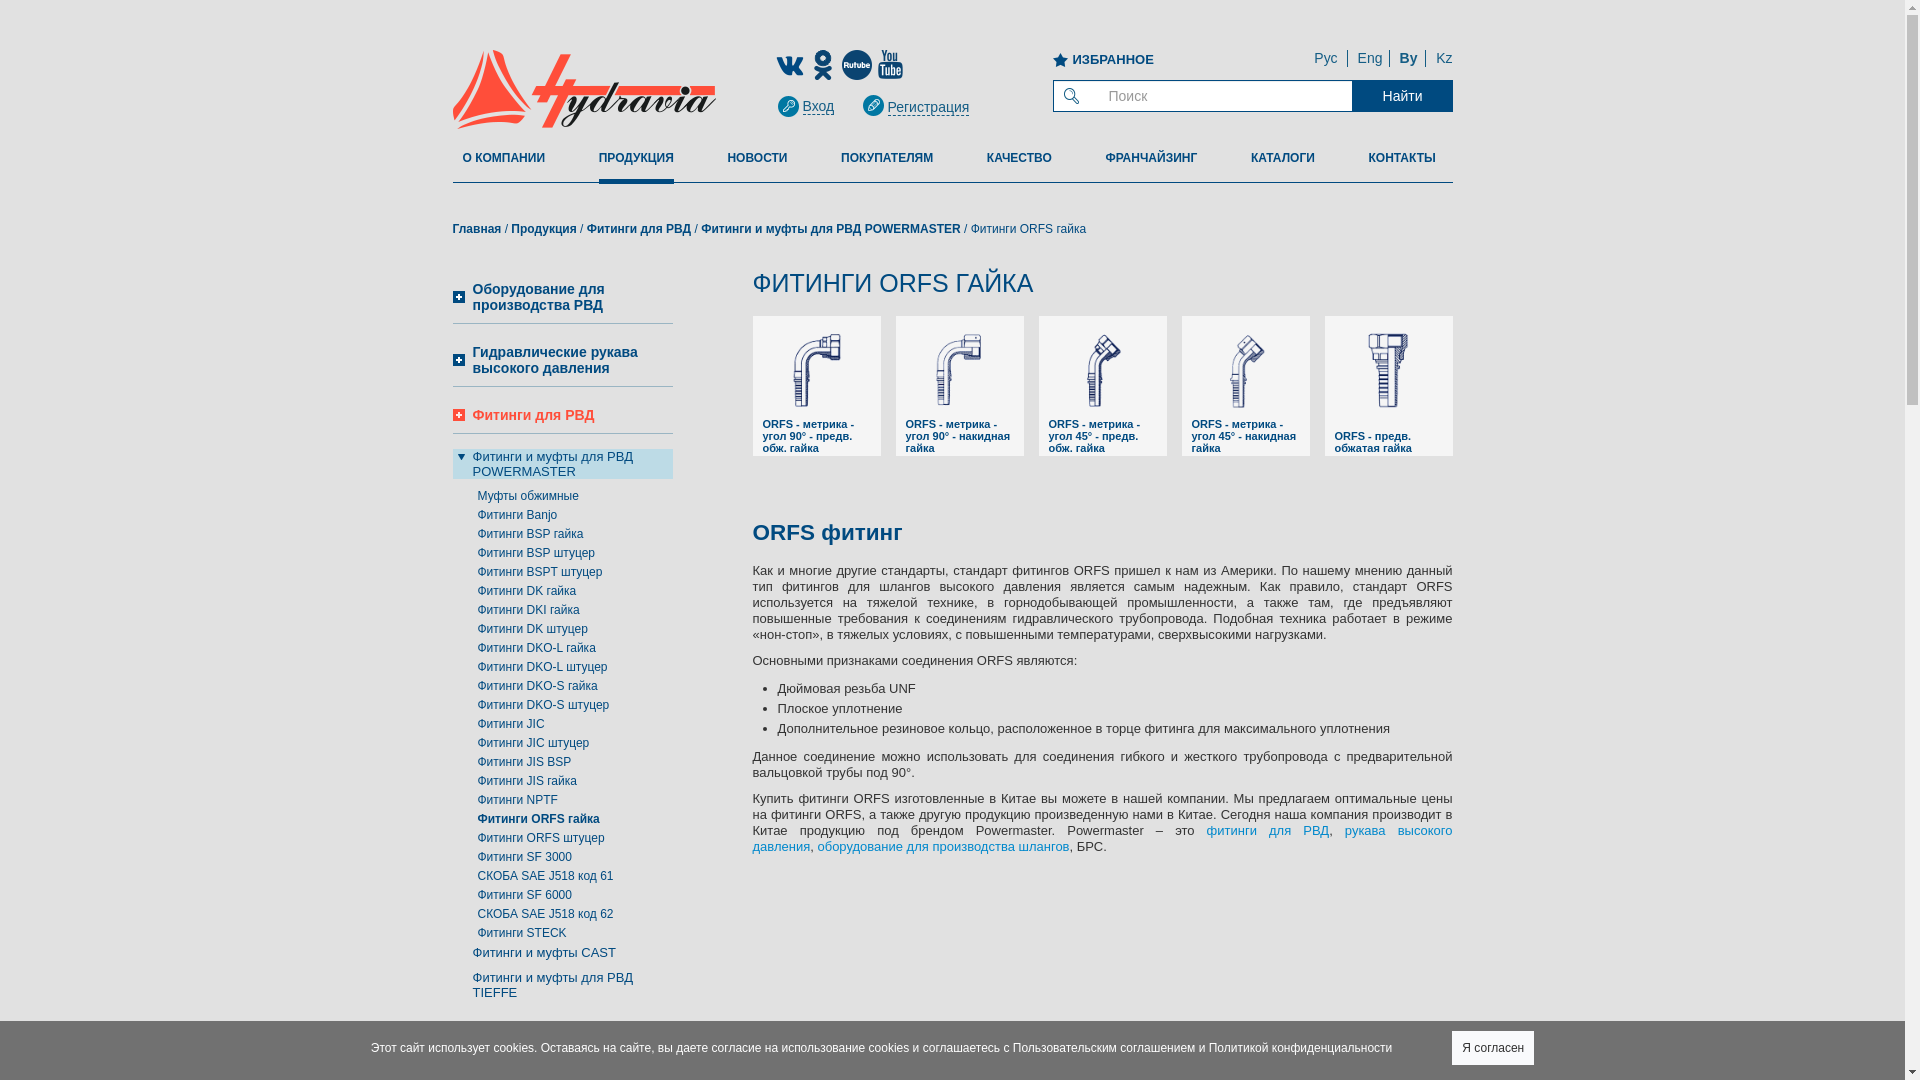 This screenshot has width=1920, height=1080. I want to click on 'By', so click(1408, 56).